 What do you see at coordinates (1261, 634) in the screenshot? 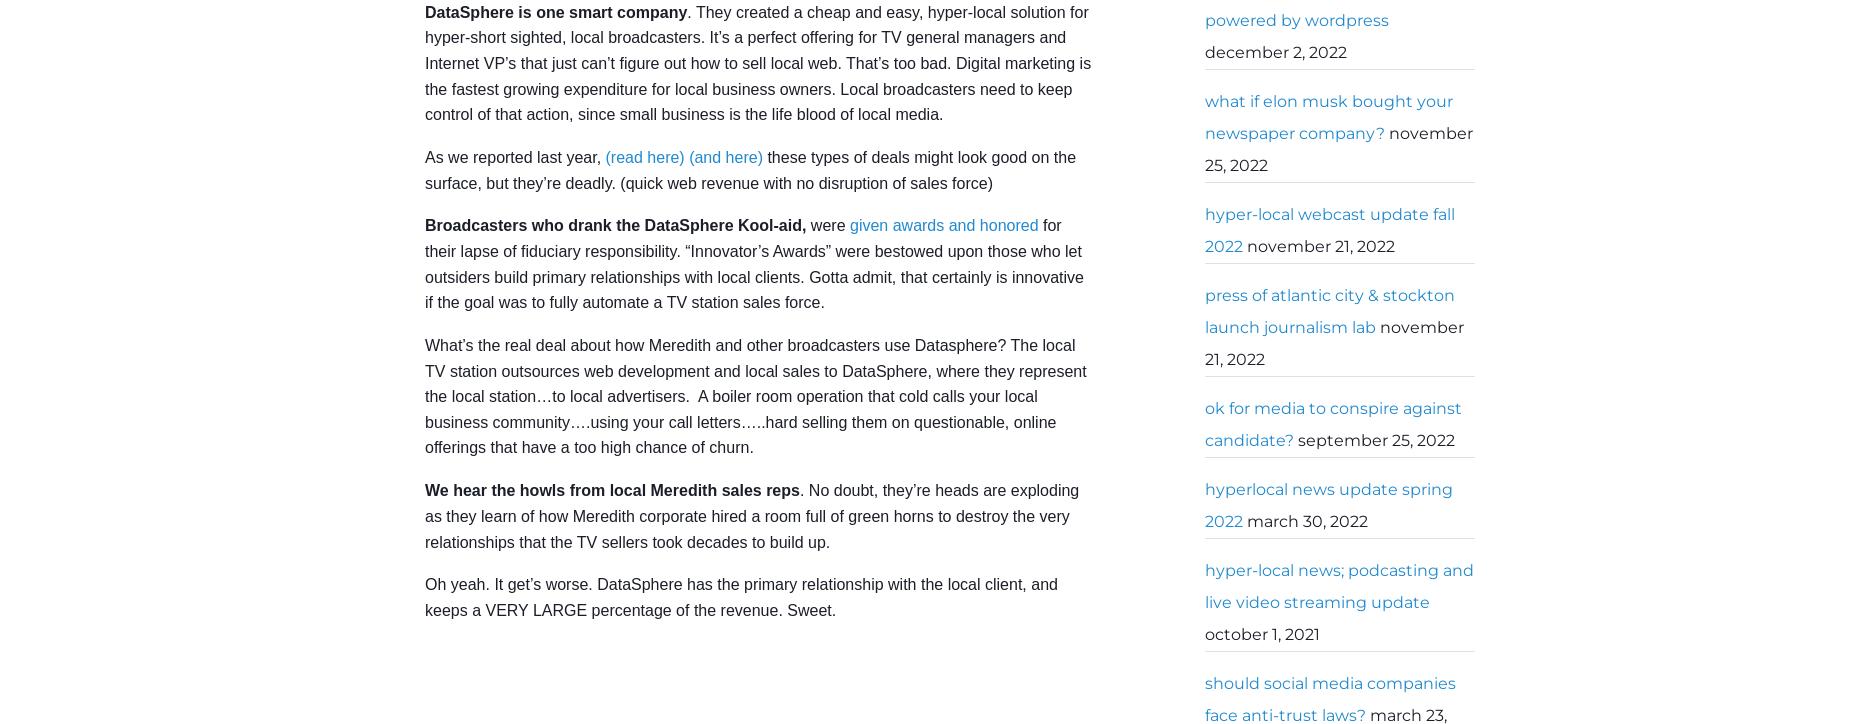
I see `'October 1, 2021'` at bounding box center [1261, 634].